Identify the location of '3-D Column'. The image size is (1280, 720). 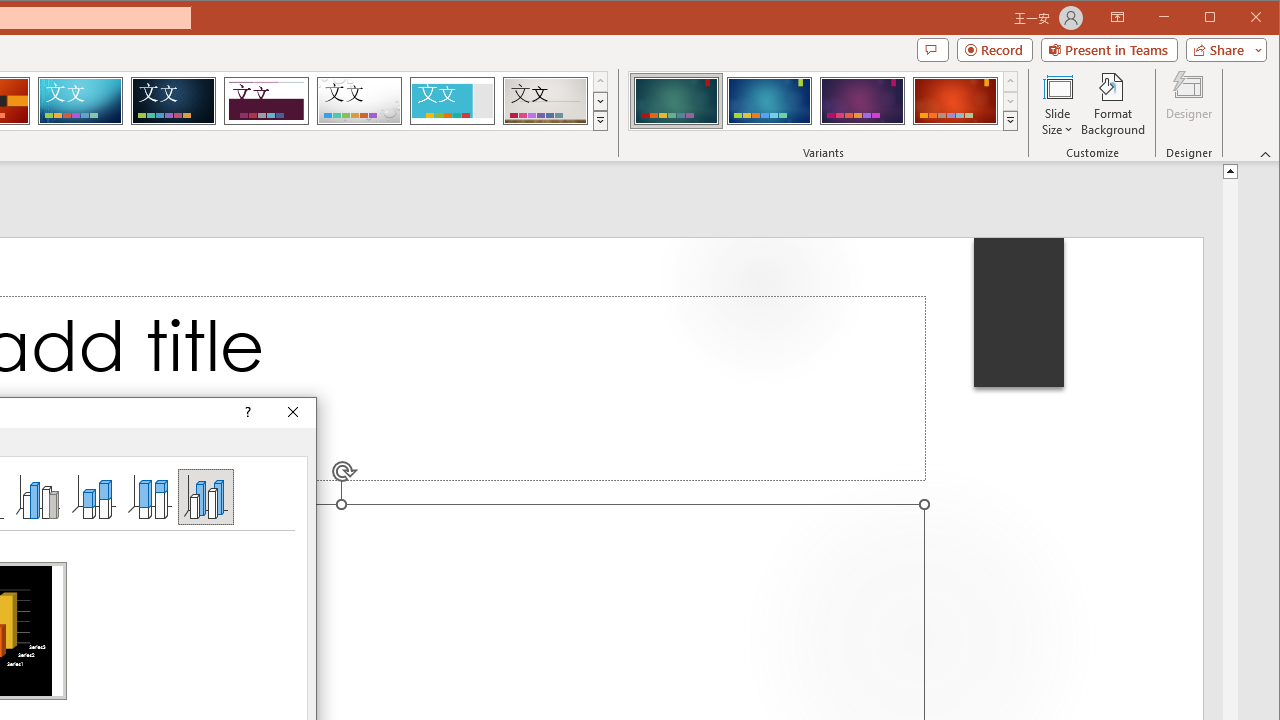
(206, 495).